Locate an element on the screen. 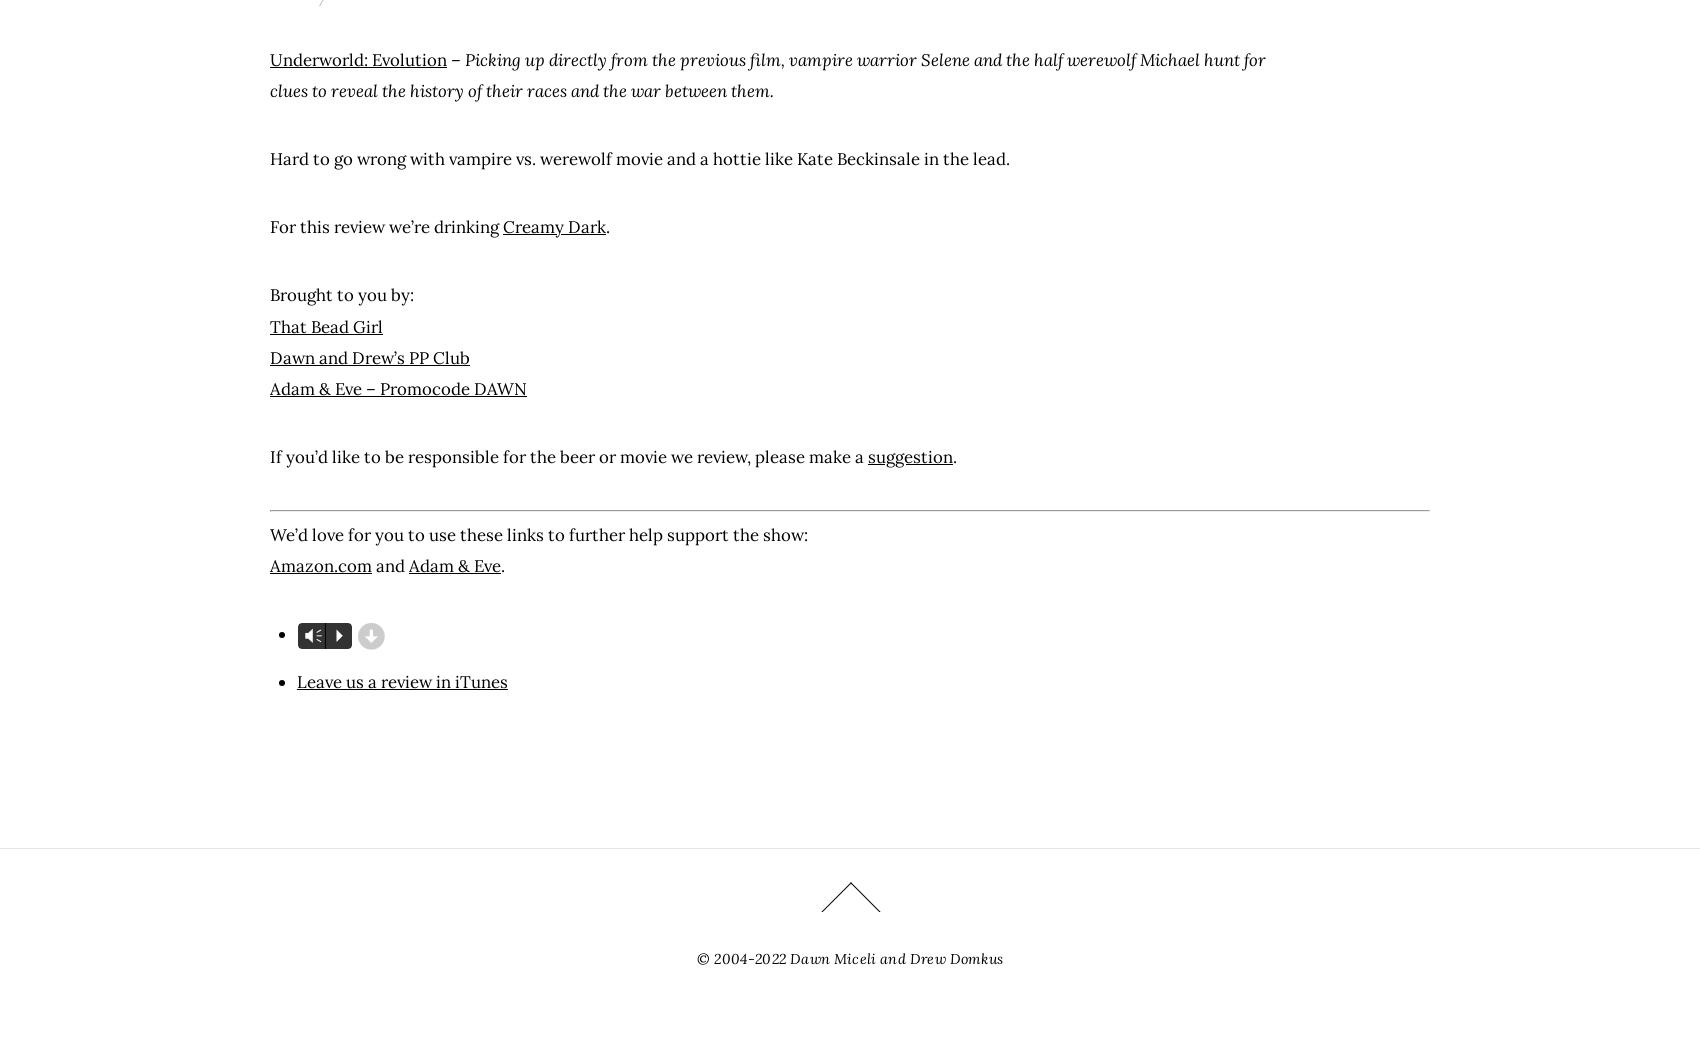  'Vm' is located at coordinates (312, 636).